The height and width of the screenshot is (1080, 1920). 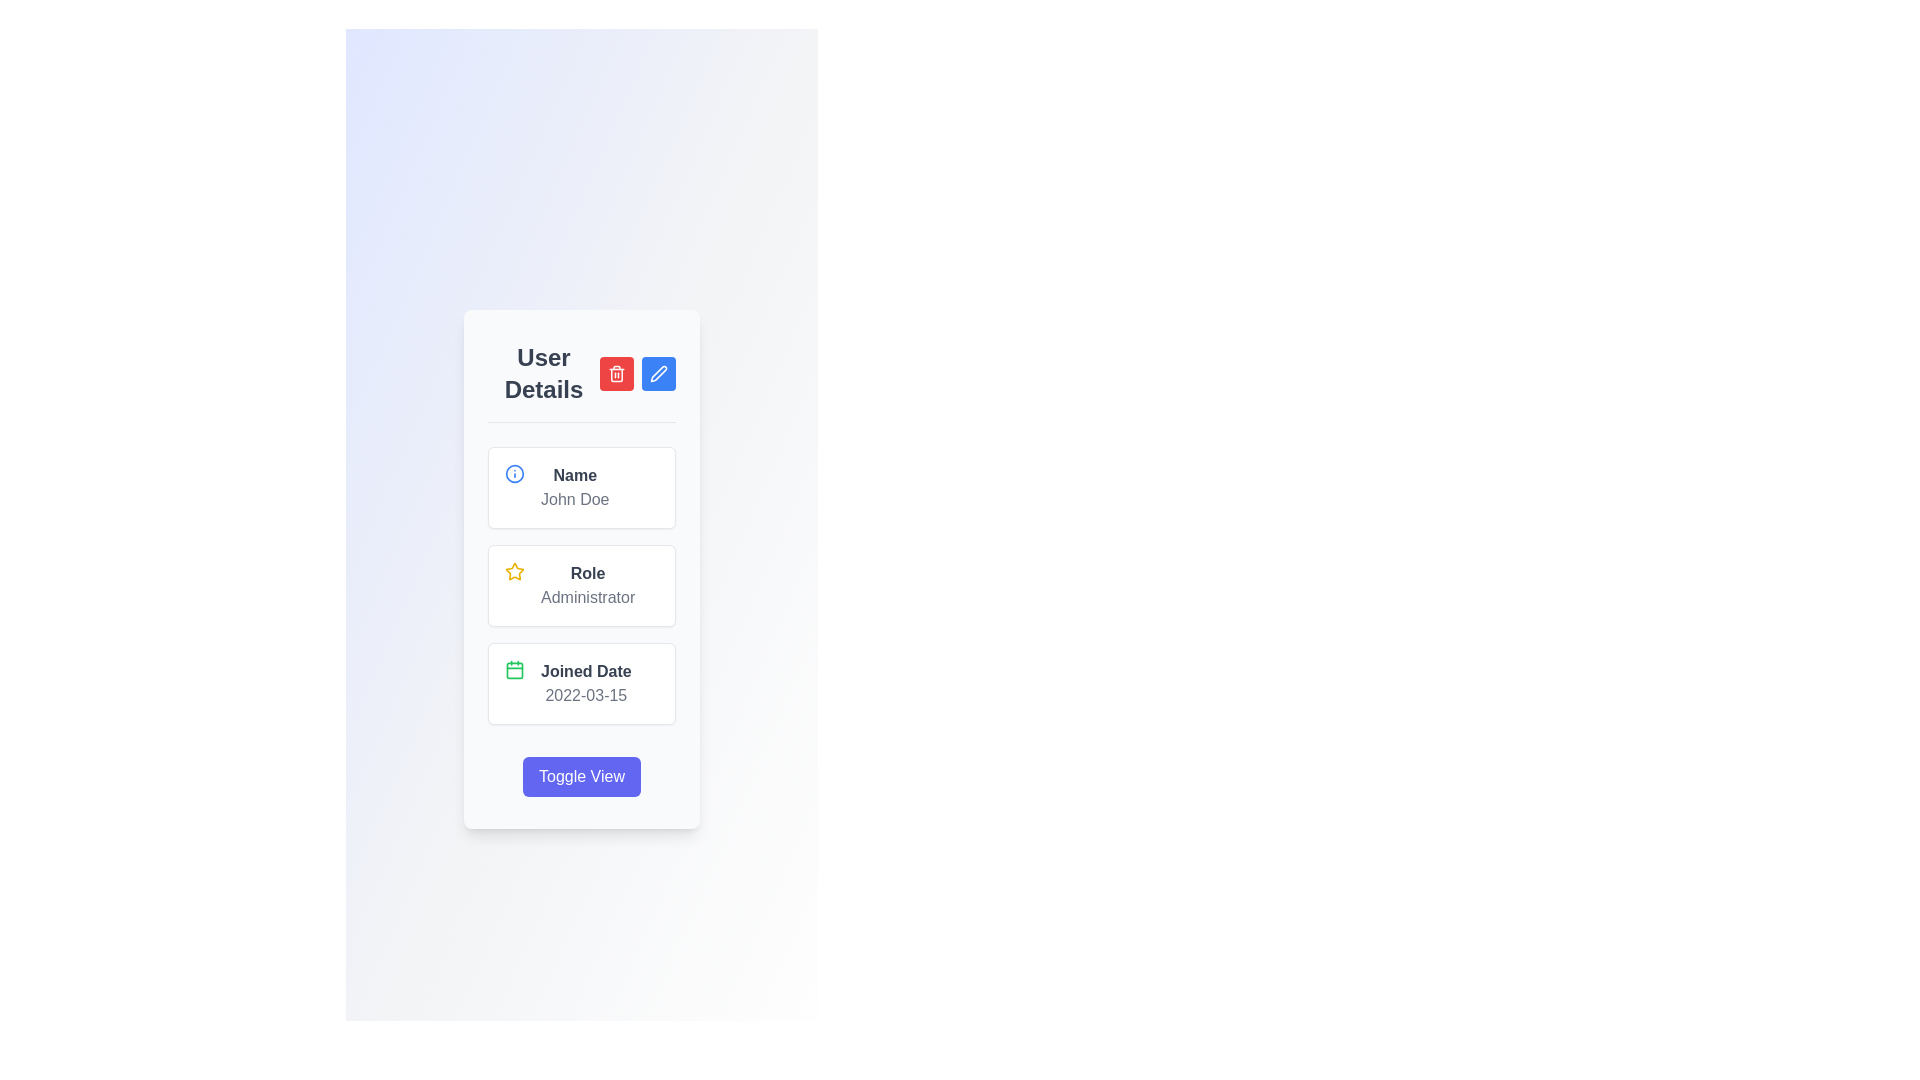 What do you see at coordinates (585, 671) in the screenshot?
I see `text of the label indicating the user's joining date, which is located below the 'Role' section and above the date '2022-03-15'` at bounding box center [585, 671].